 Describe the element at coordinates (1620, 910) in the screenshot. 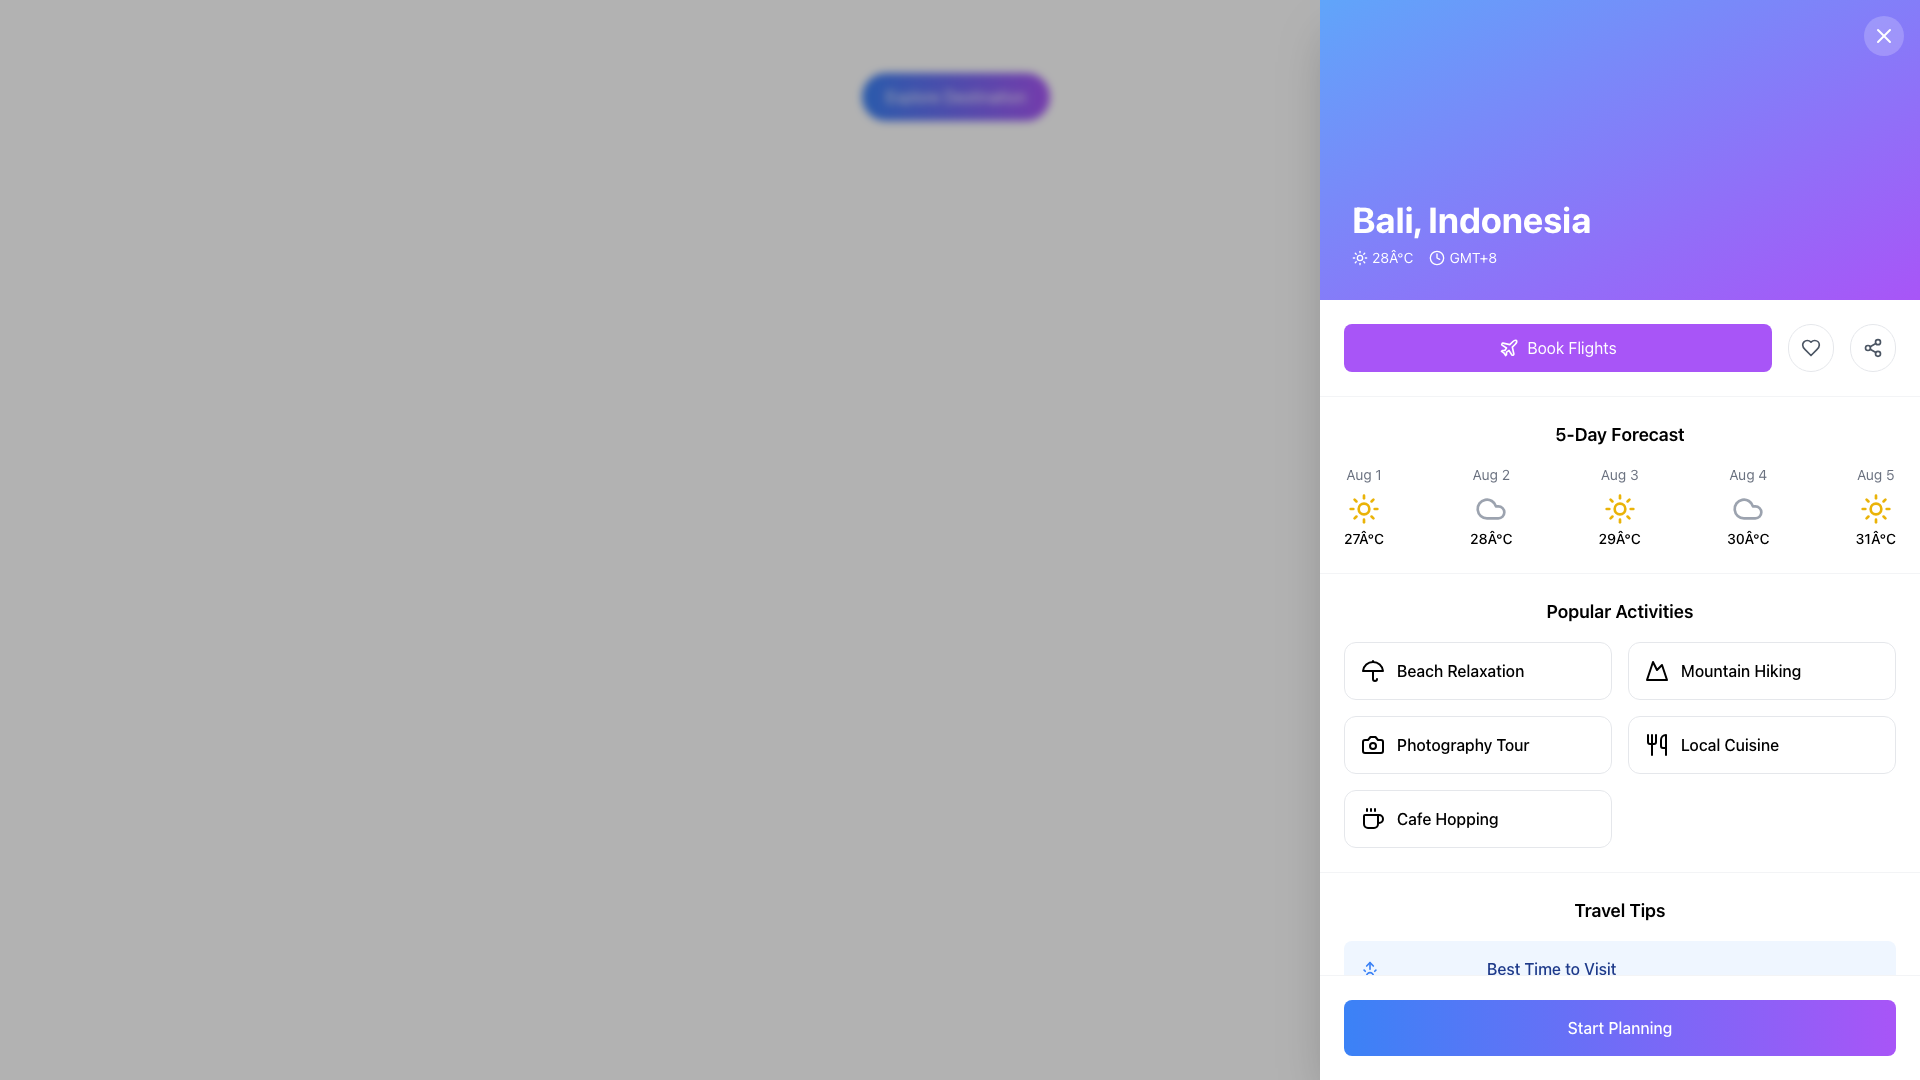

I see `the text heading that introduces the section detailing travel tips, located below the 'Popular Activities' section and above the 'Best Time to Visit'` at that location.